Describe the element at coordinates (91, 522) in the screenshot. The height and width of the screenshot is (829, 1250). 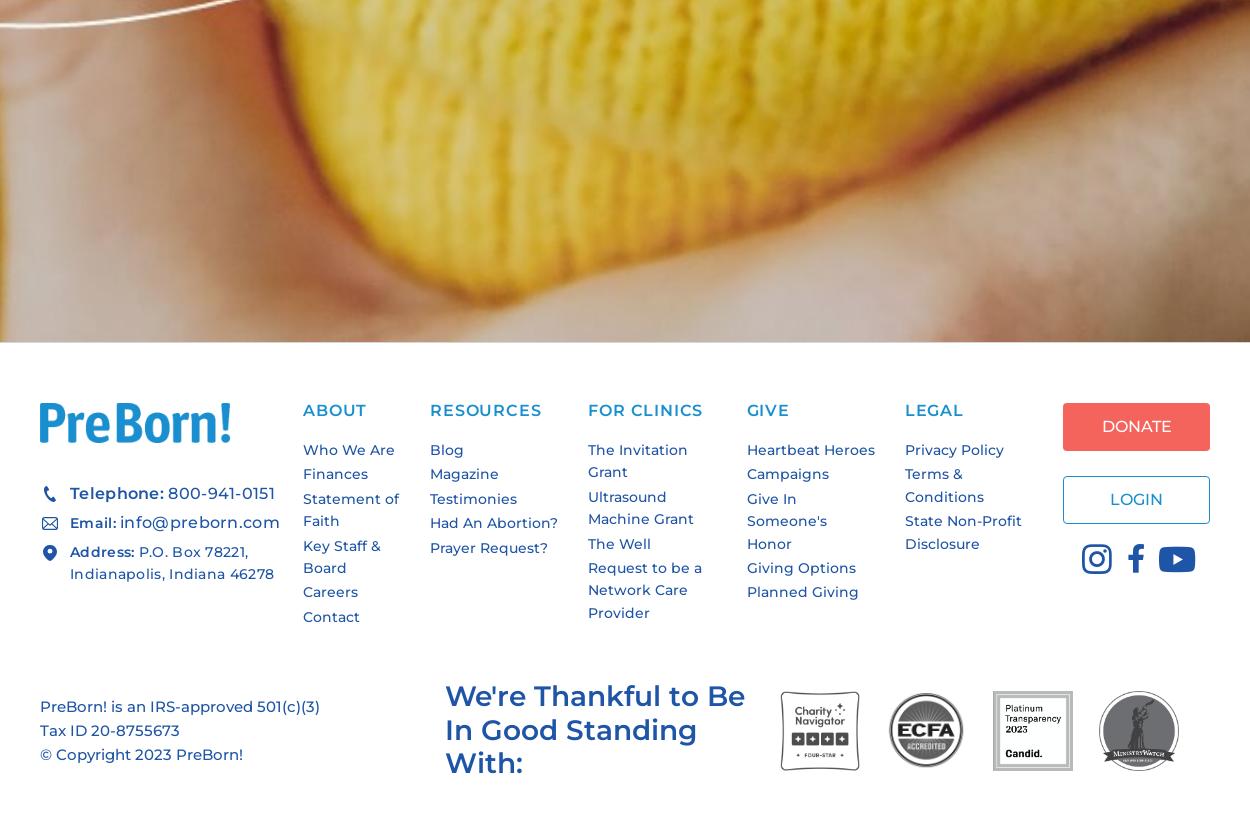
I see `'Email:'` at that location.